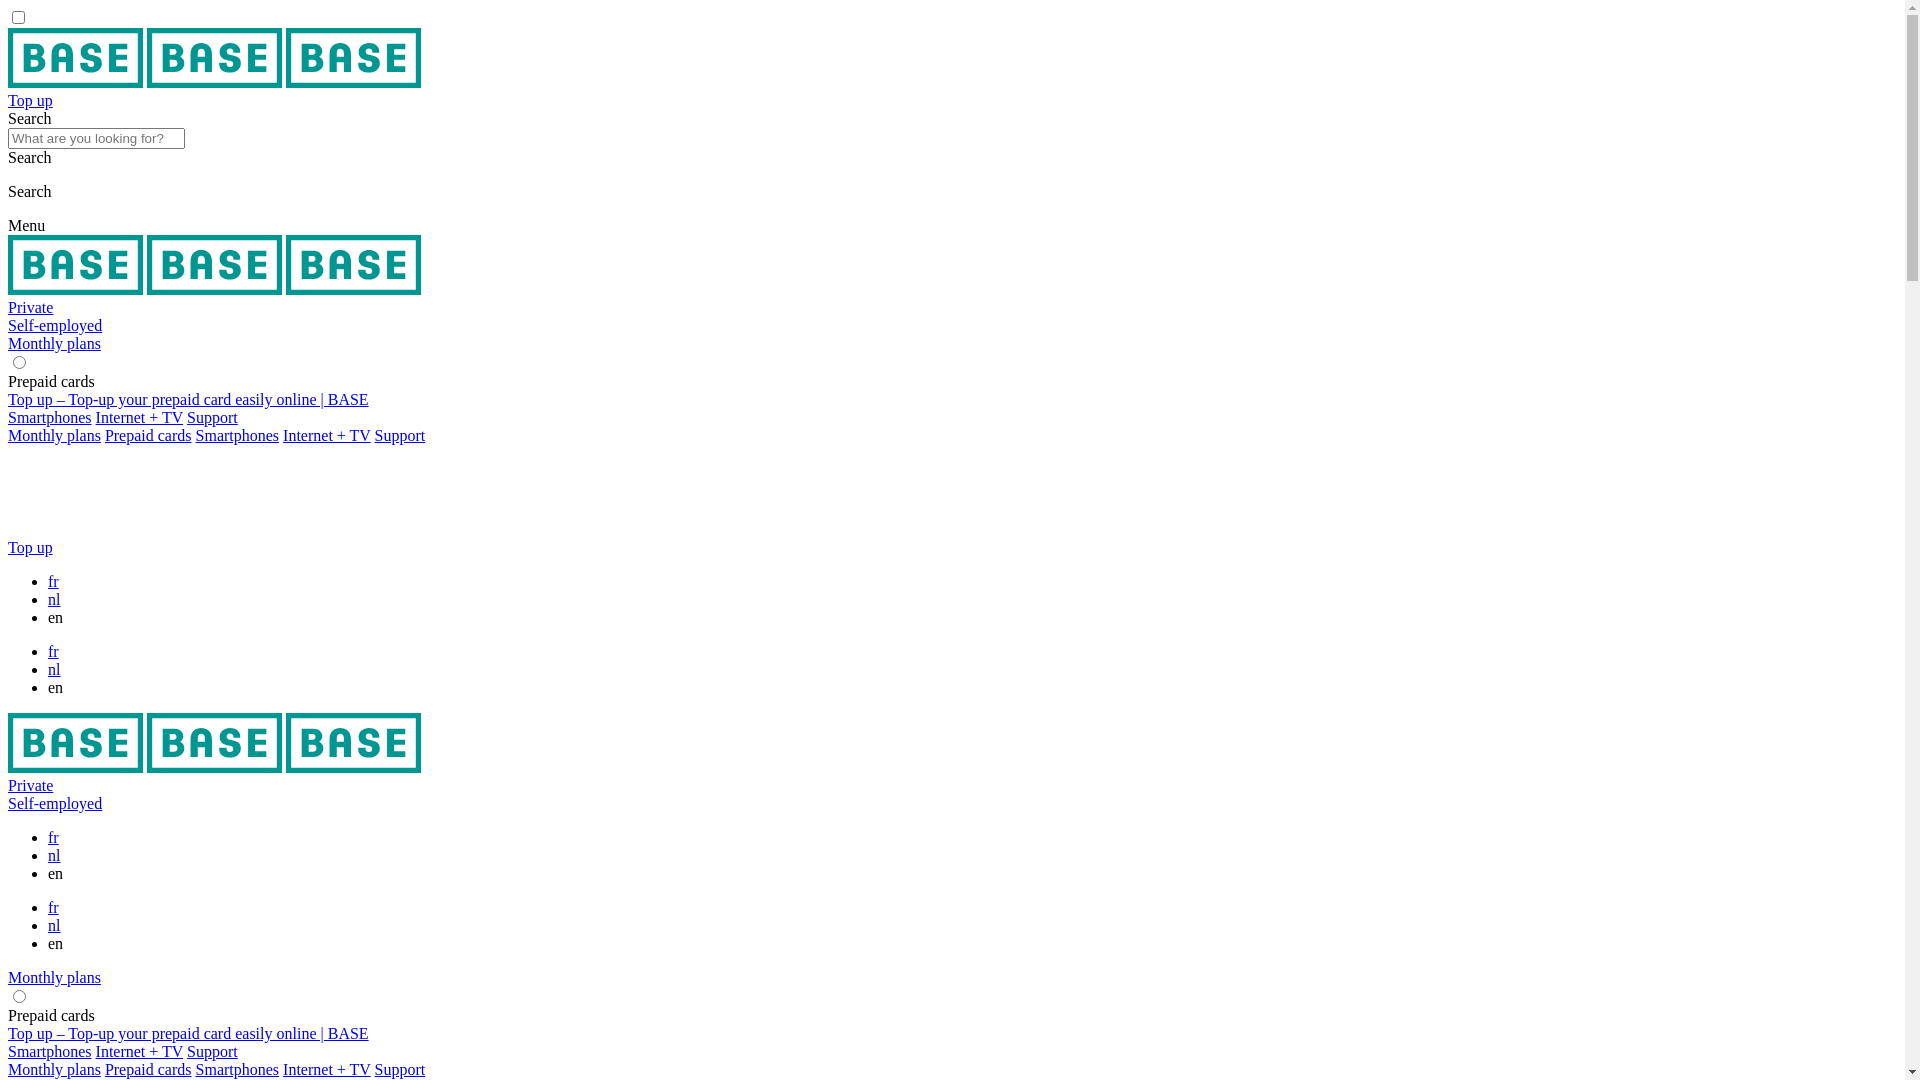 This screenshot has width=1920, height=1080. I want to click on 'Monthly plans', so click(54, 976).